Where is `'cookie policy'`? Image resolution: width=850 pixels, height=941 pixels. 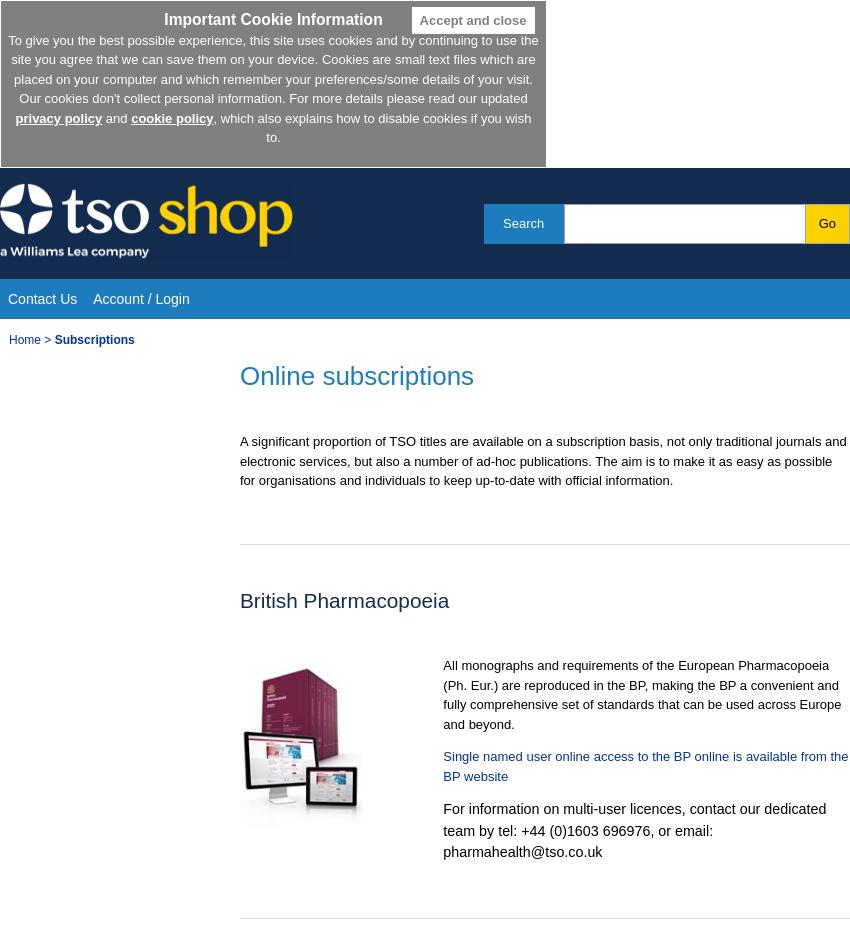 'cookie policy' is located at coordinates (171, 117).